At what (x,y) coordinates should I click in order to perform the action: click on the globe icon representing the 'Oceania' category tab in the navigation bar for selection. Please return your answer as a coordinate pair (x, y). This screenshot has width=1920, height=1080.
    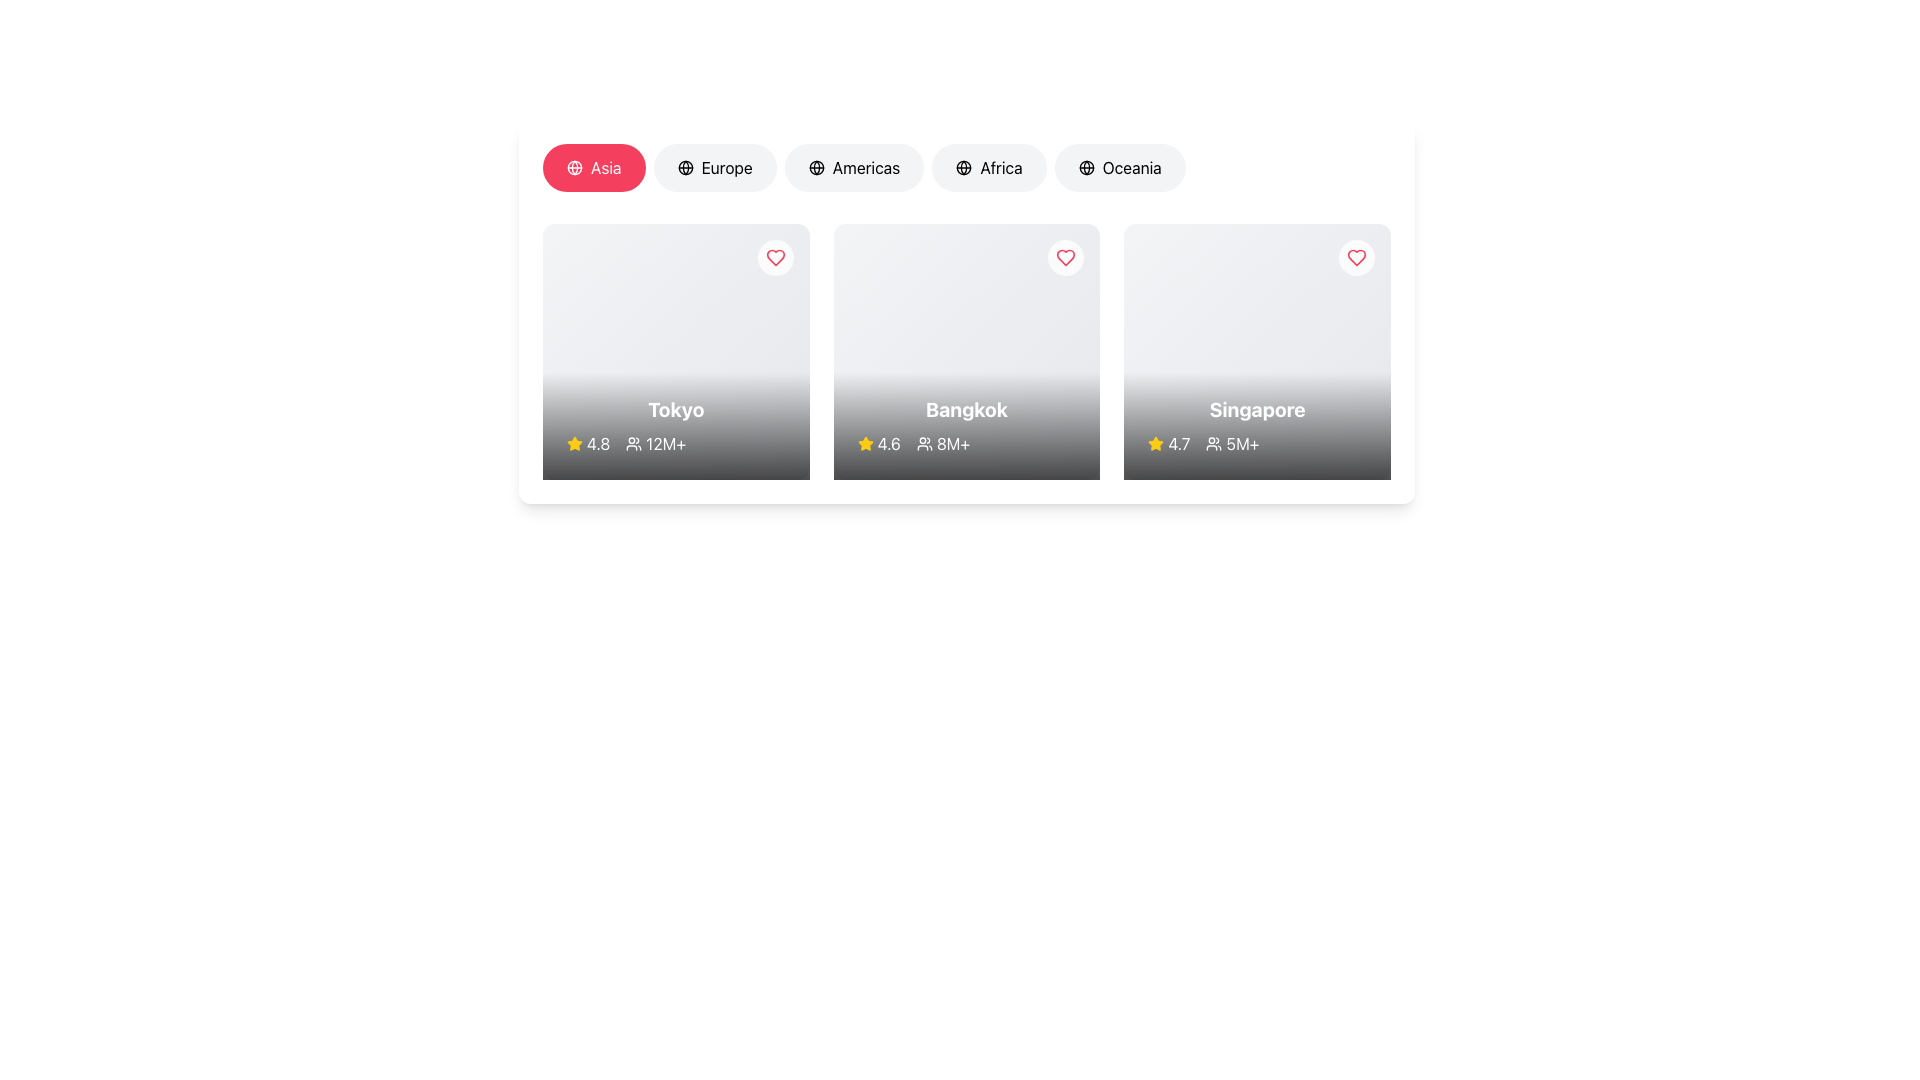
    Looking at the image, I should click on (1085, 167).